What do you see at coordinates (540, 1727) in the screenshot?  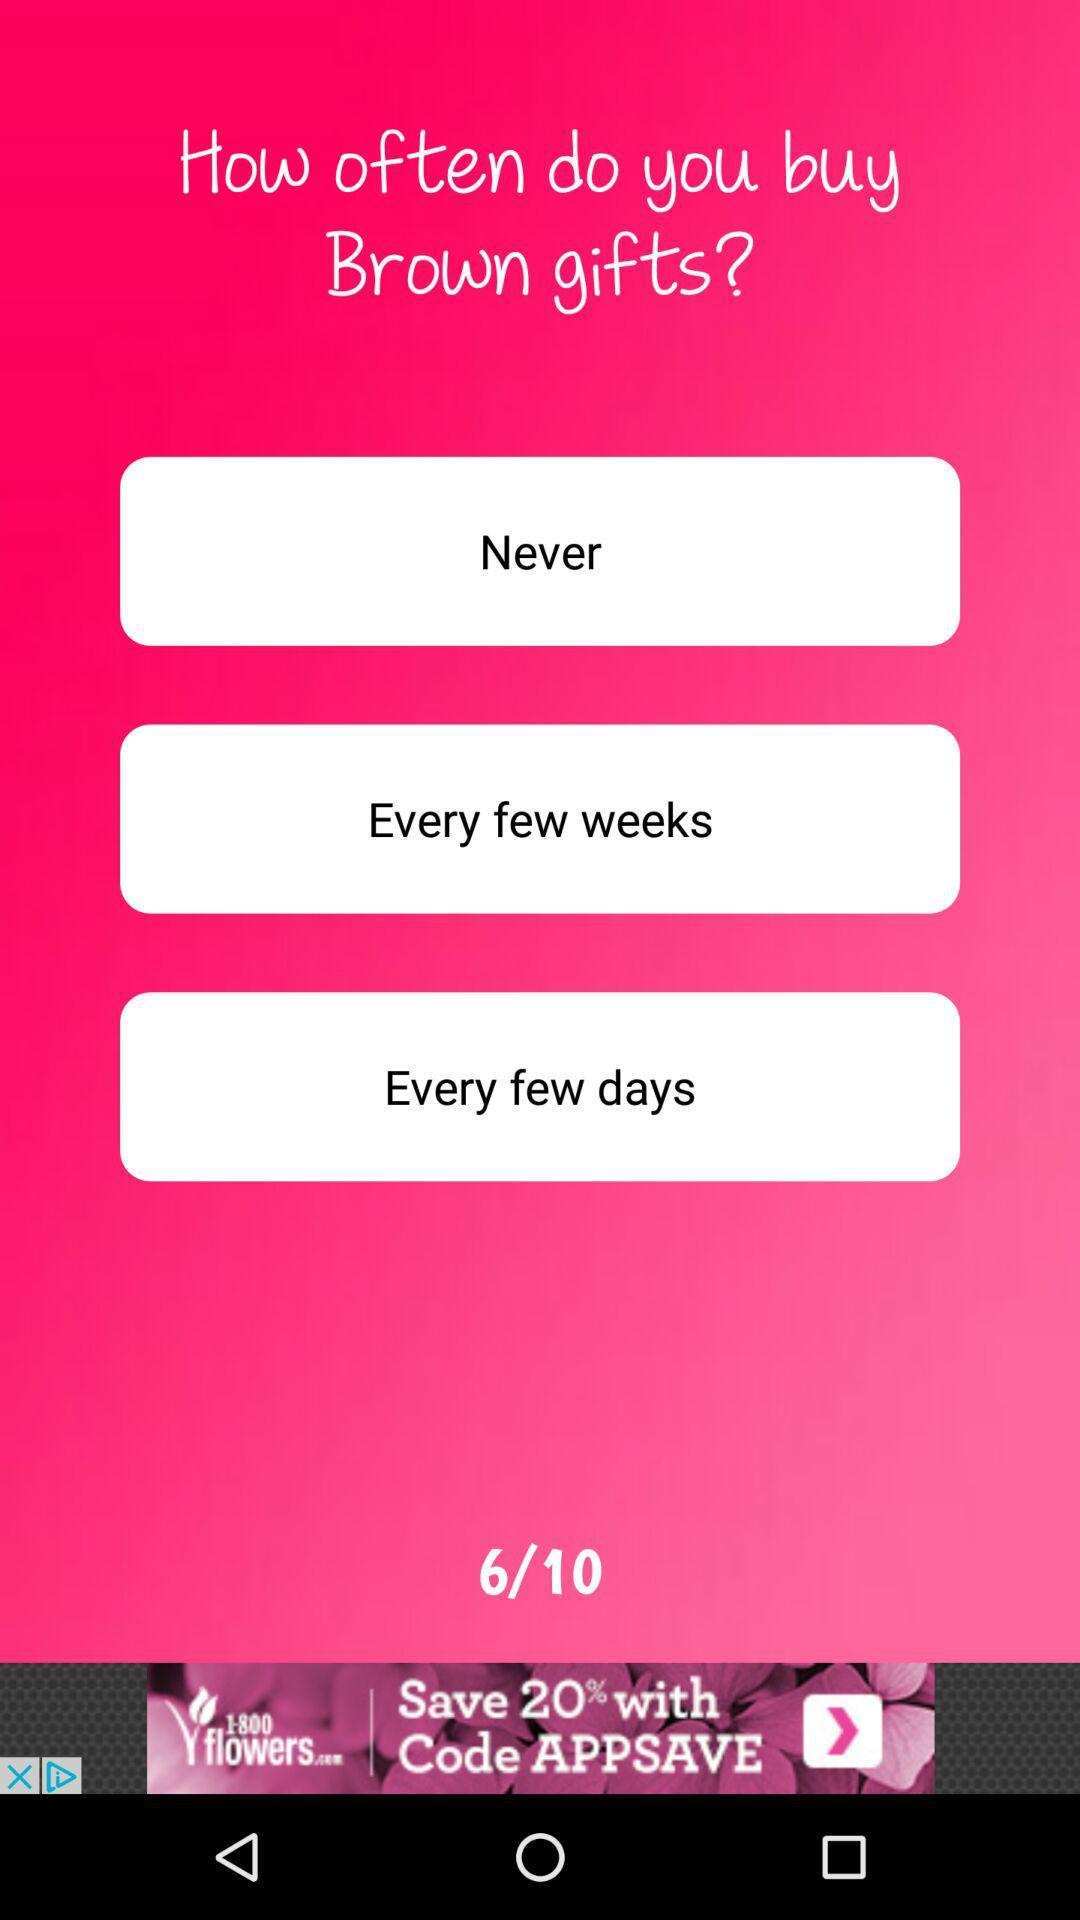 I see `choose the selection` at bounding box center [540, 1727].